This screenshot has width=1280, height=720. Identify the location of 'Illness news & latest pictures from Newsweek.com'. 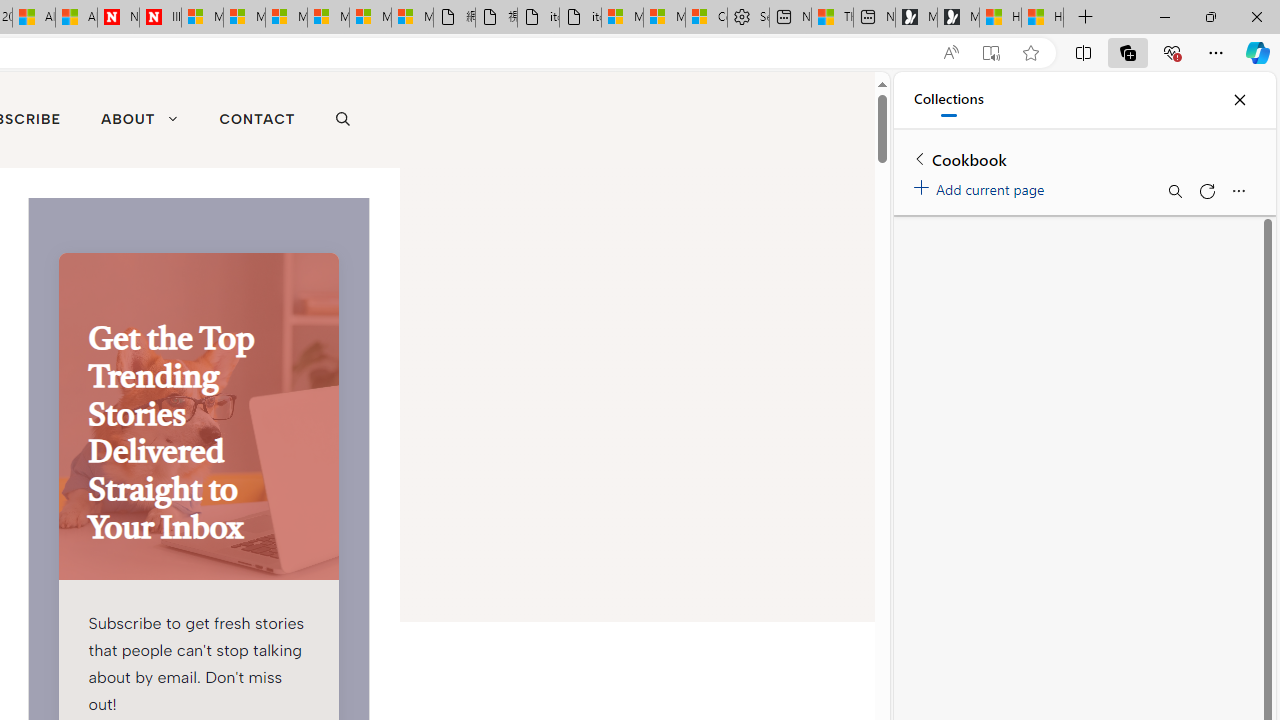
(160, 17).